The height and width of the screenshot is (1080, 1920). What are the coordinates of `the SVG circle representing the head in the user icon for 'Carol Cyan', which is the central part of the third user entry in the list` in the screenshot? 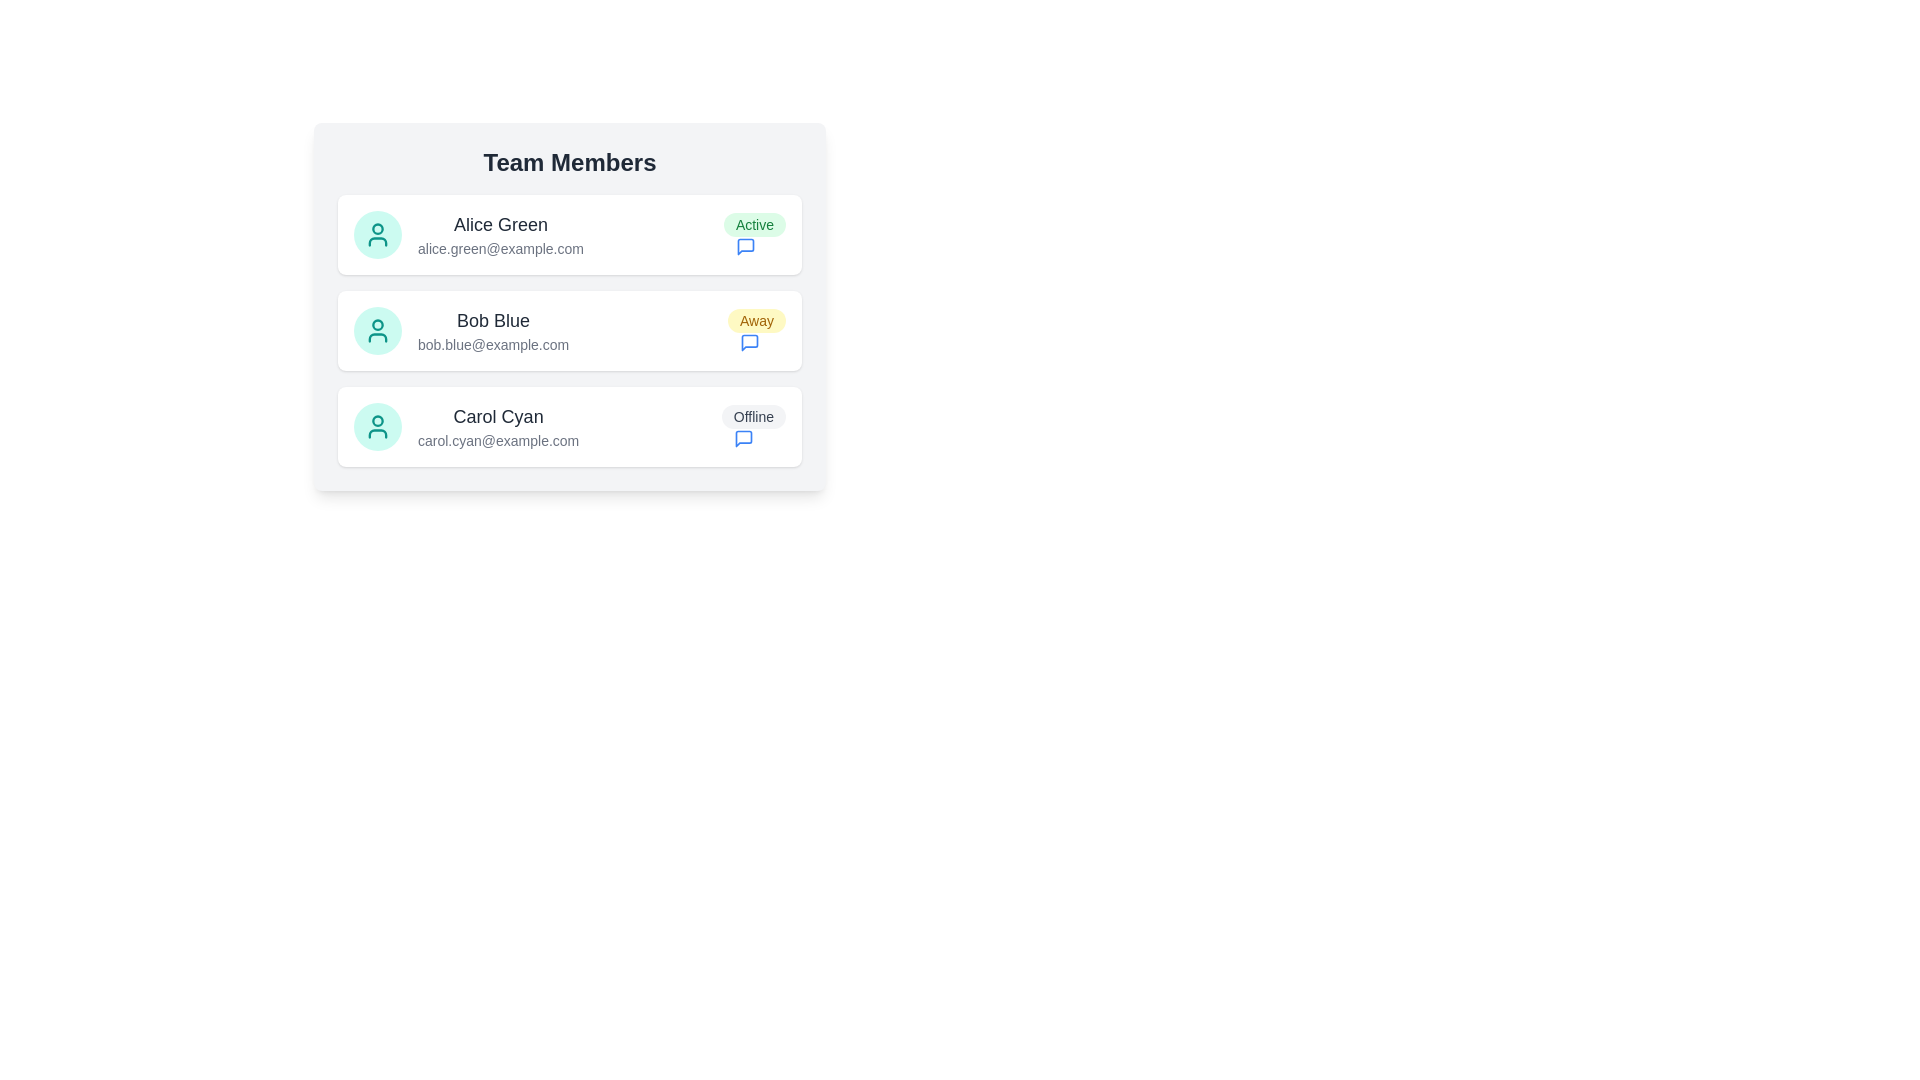 It's located at (378, 419).